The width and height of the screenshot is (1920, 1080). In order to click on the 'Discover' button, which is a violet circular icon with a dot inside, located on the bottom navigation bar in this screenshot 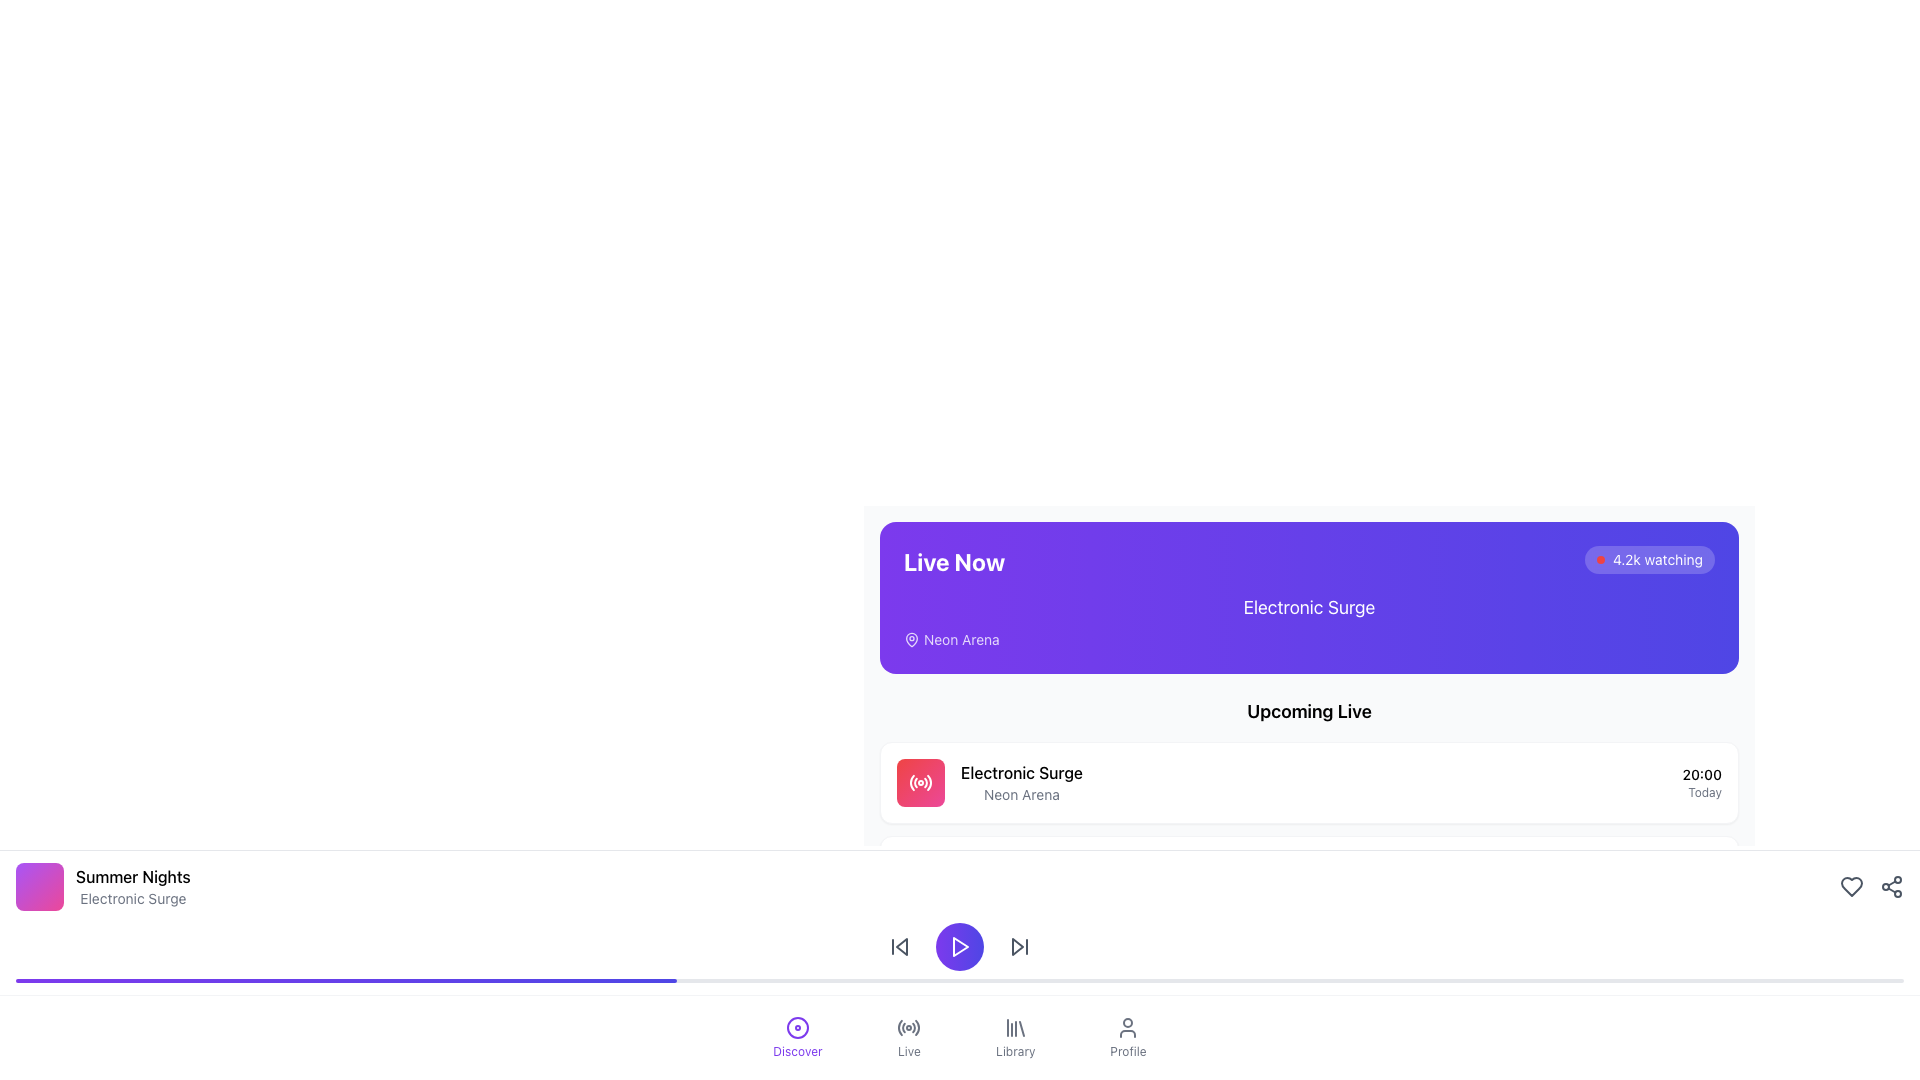, I will do `click(796, 1036)`.